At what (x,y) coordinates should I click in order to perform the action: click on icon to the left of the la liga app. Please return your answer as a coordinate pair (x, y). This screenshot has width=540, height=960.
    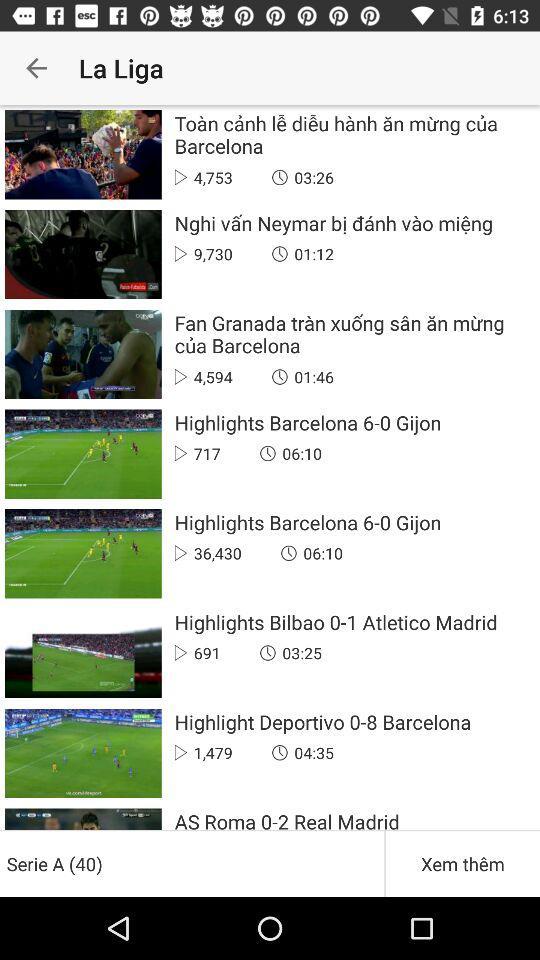
    Looking at the image, I should click on (36, 68).